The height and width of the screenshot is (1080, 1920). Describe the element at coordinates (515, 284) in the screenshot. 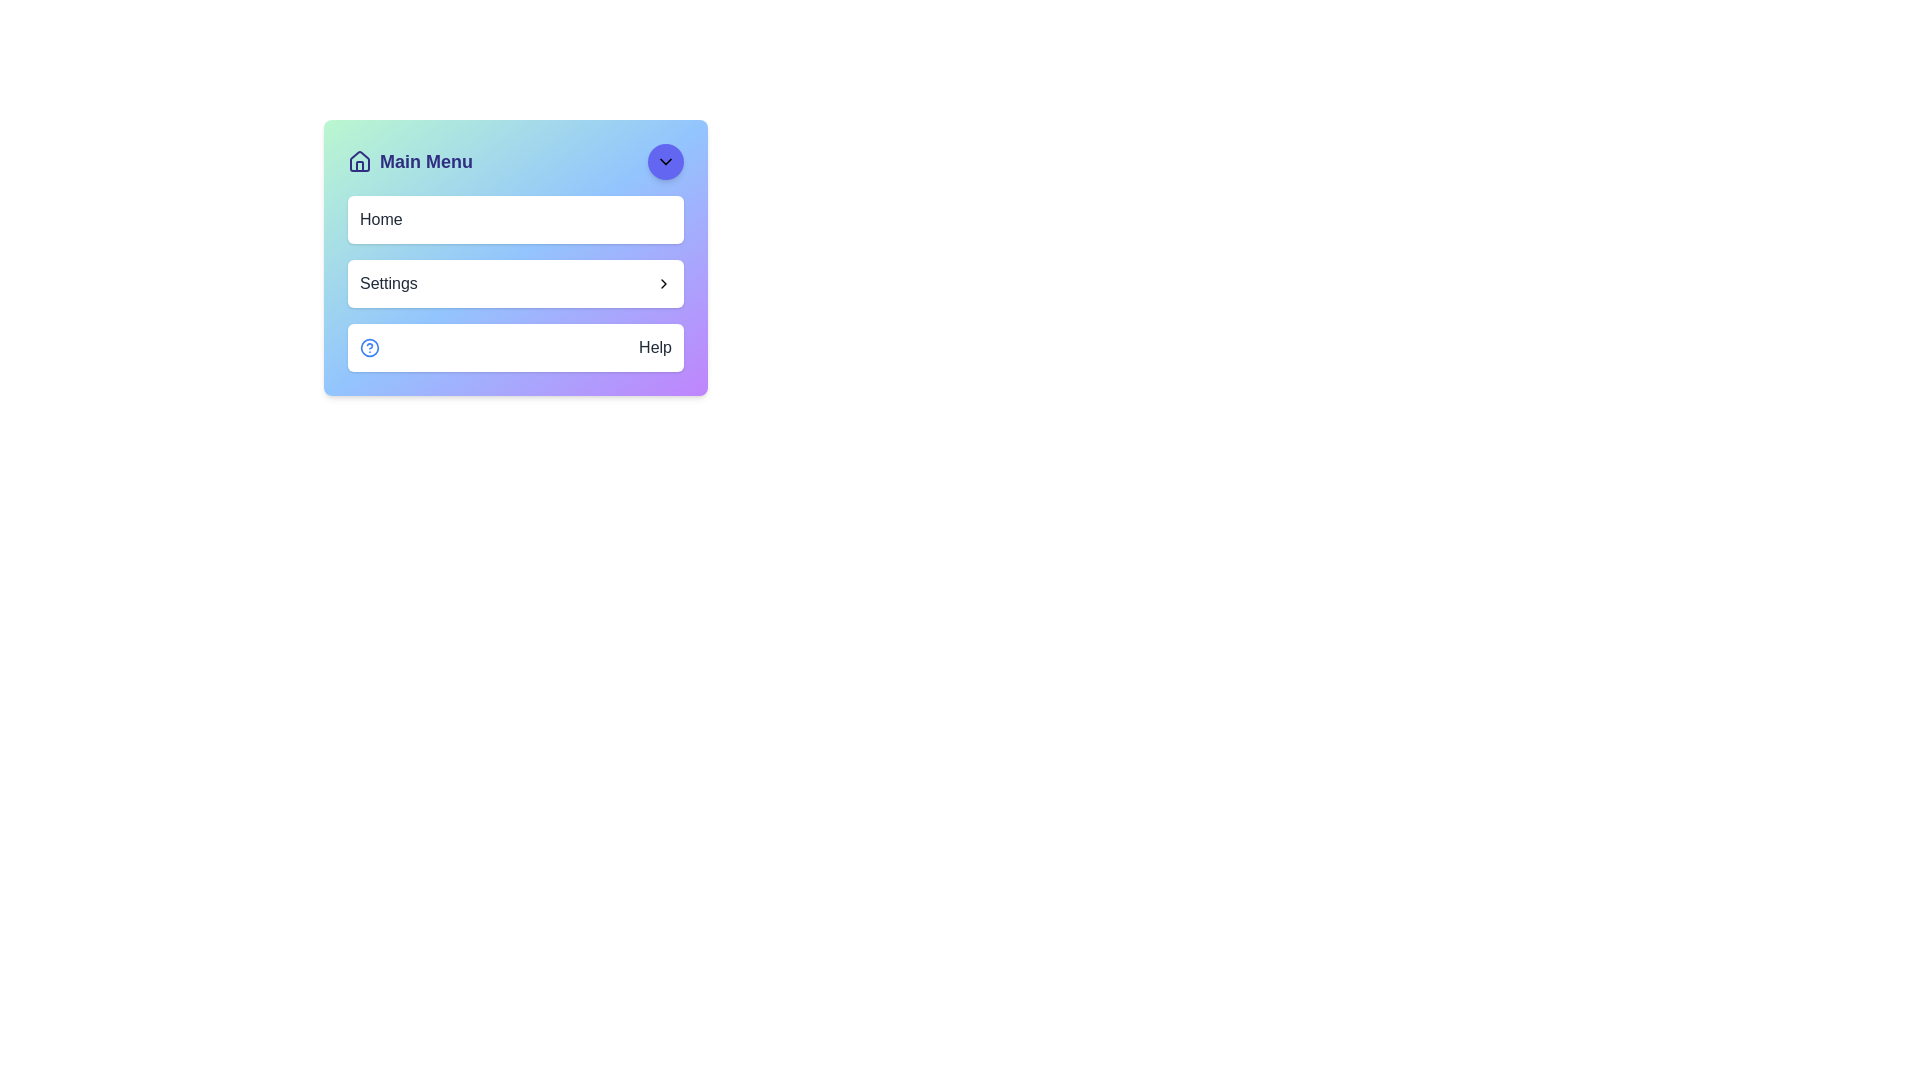

I see `the 'Settings' menu item, which has a white background, rounded corners, and shadow effect` at that location.